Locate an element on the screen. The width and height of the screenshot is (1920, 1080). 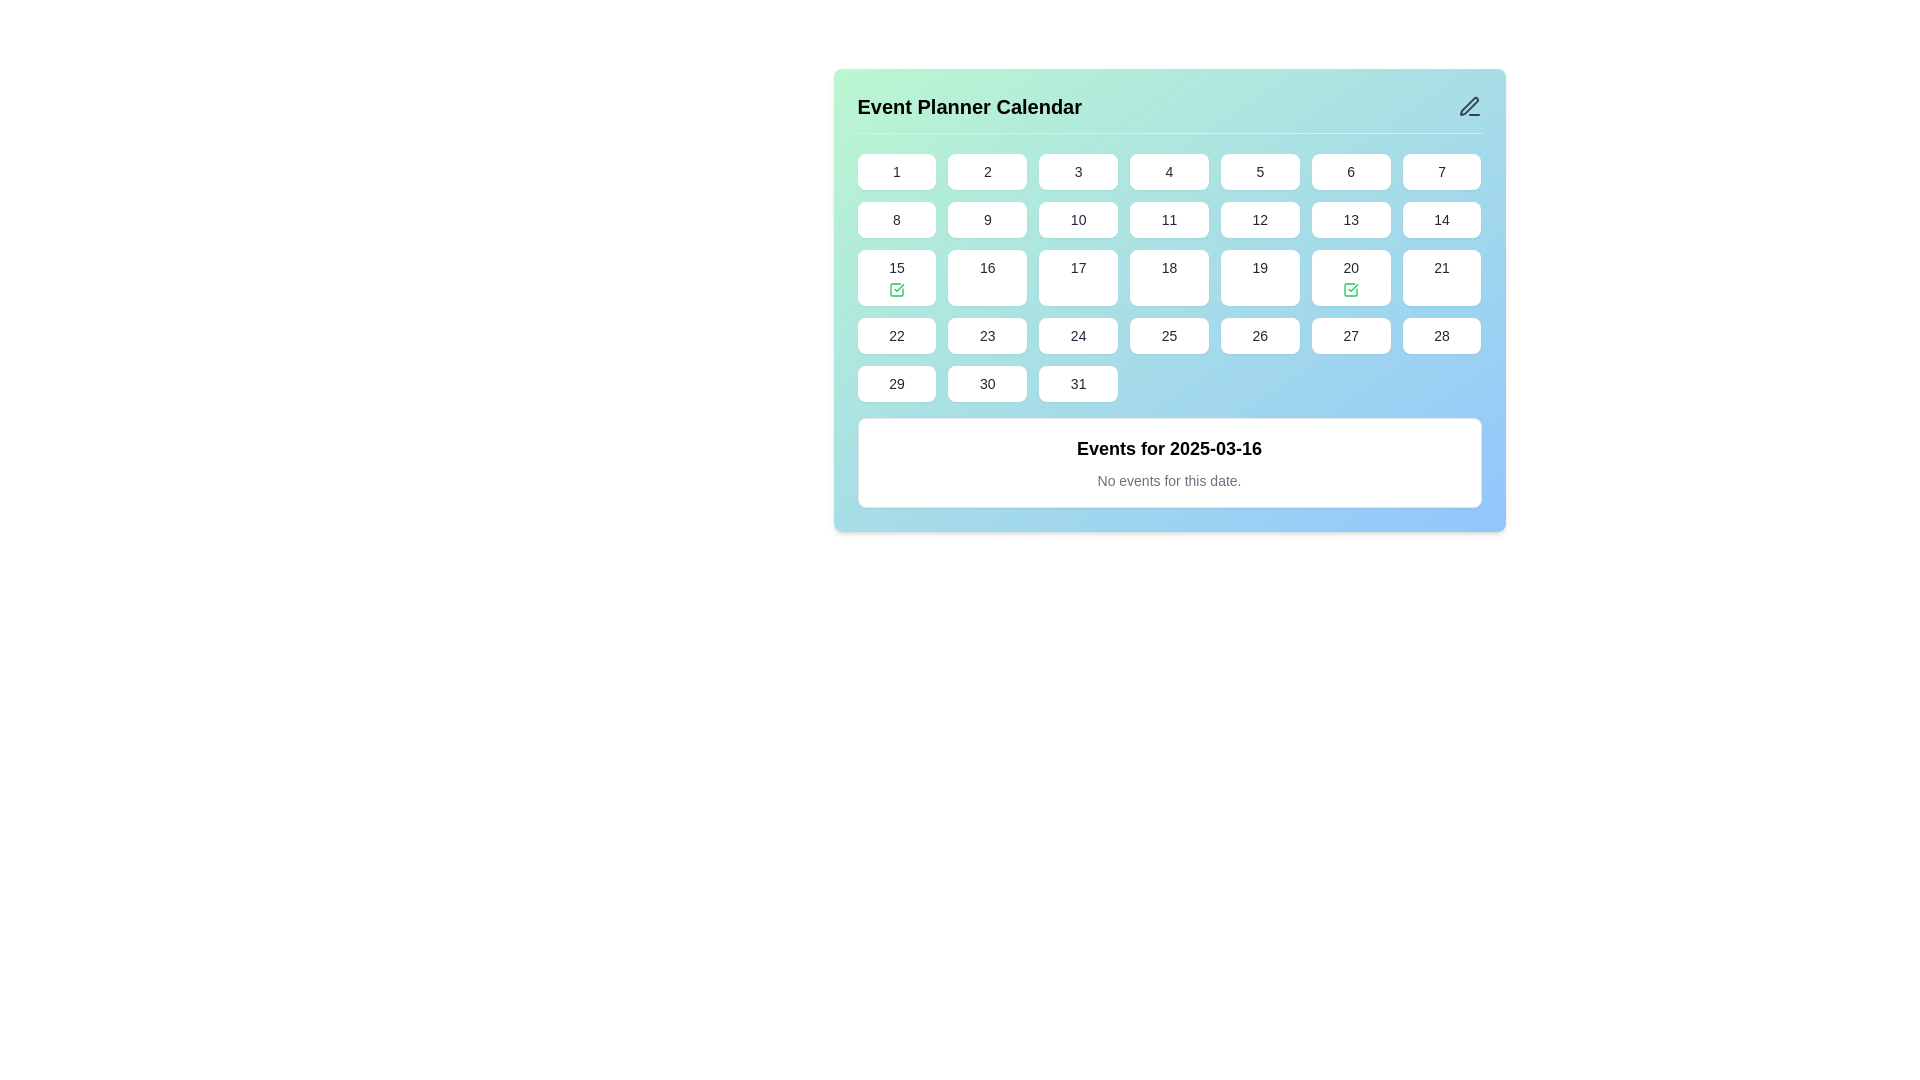
the calendar day button in the Event Planner Calendar is located at coordinates (1169, 300).